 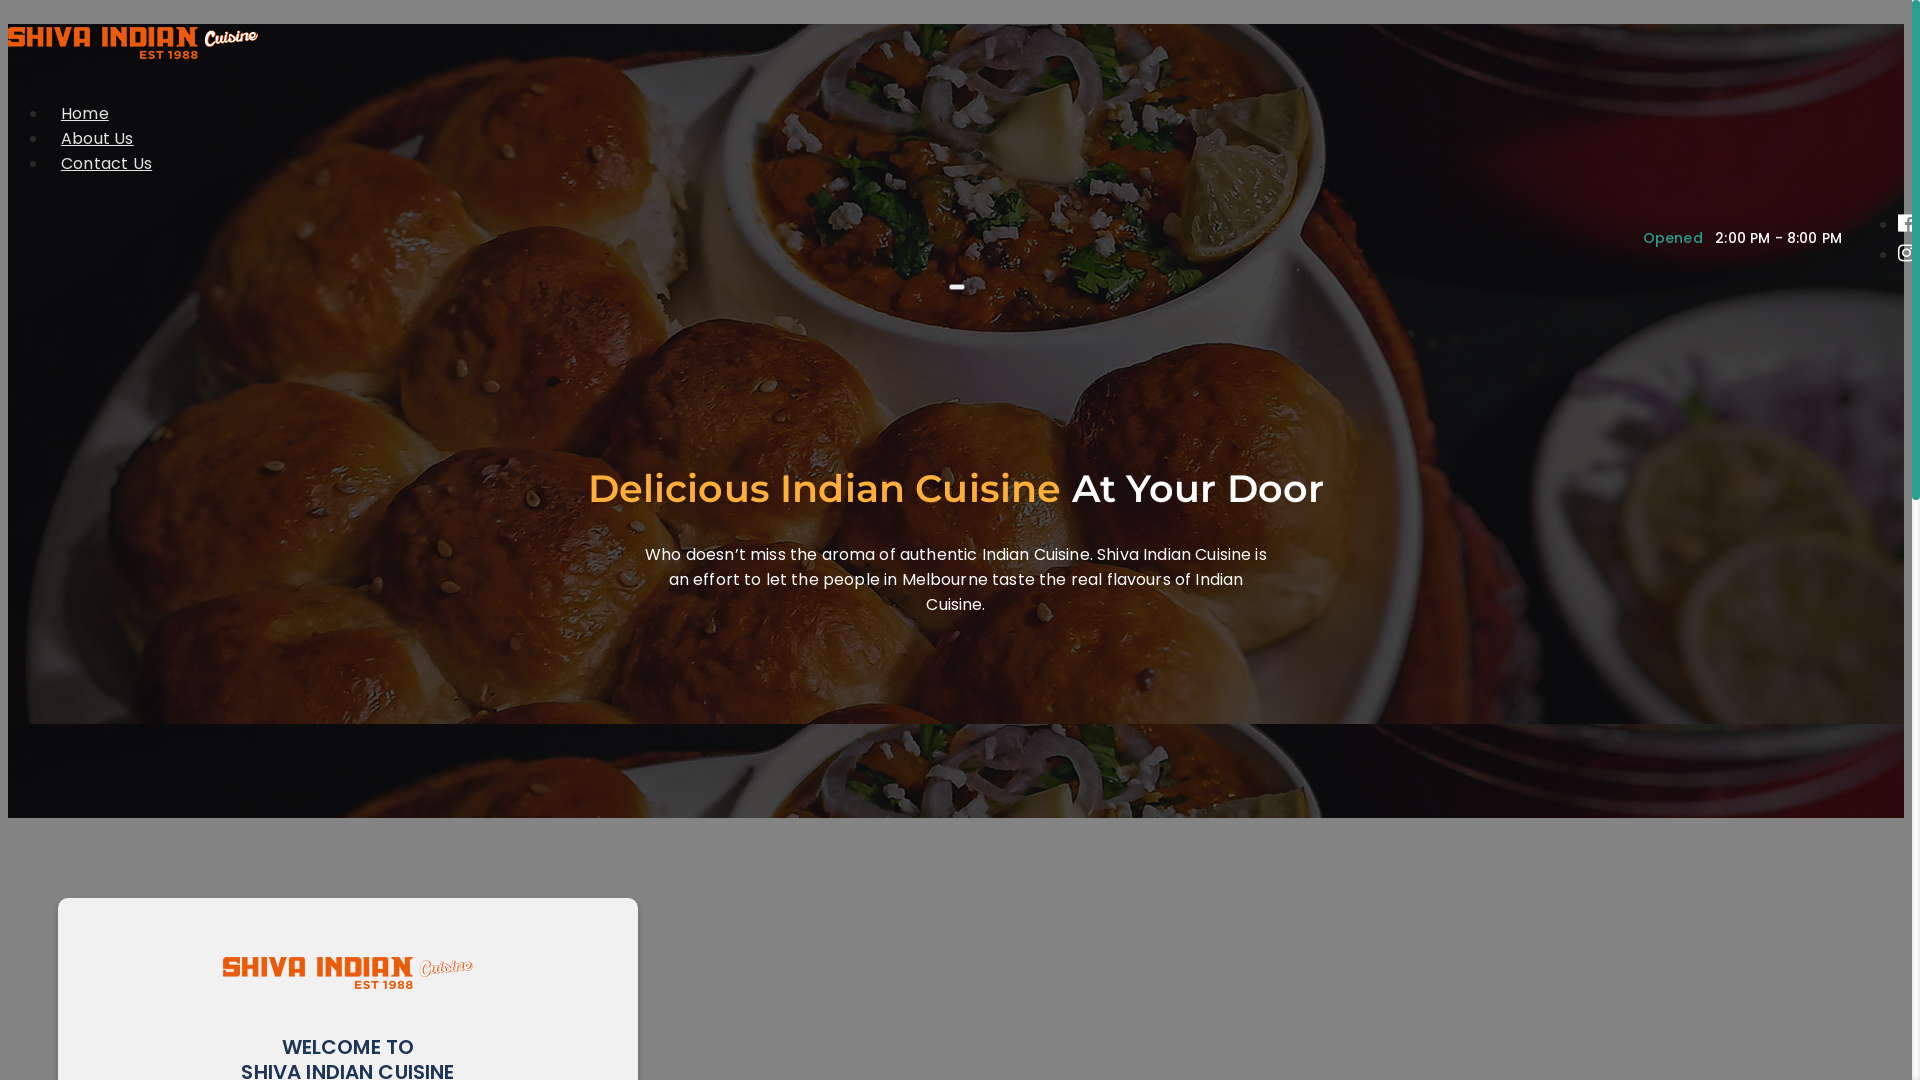 What do you see at coordinates (84, 113) in the screenshot?
I see `'Home` at bounding box center [84, 113].